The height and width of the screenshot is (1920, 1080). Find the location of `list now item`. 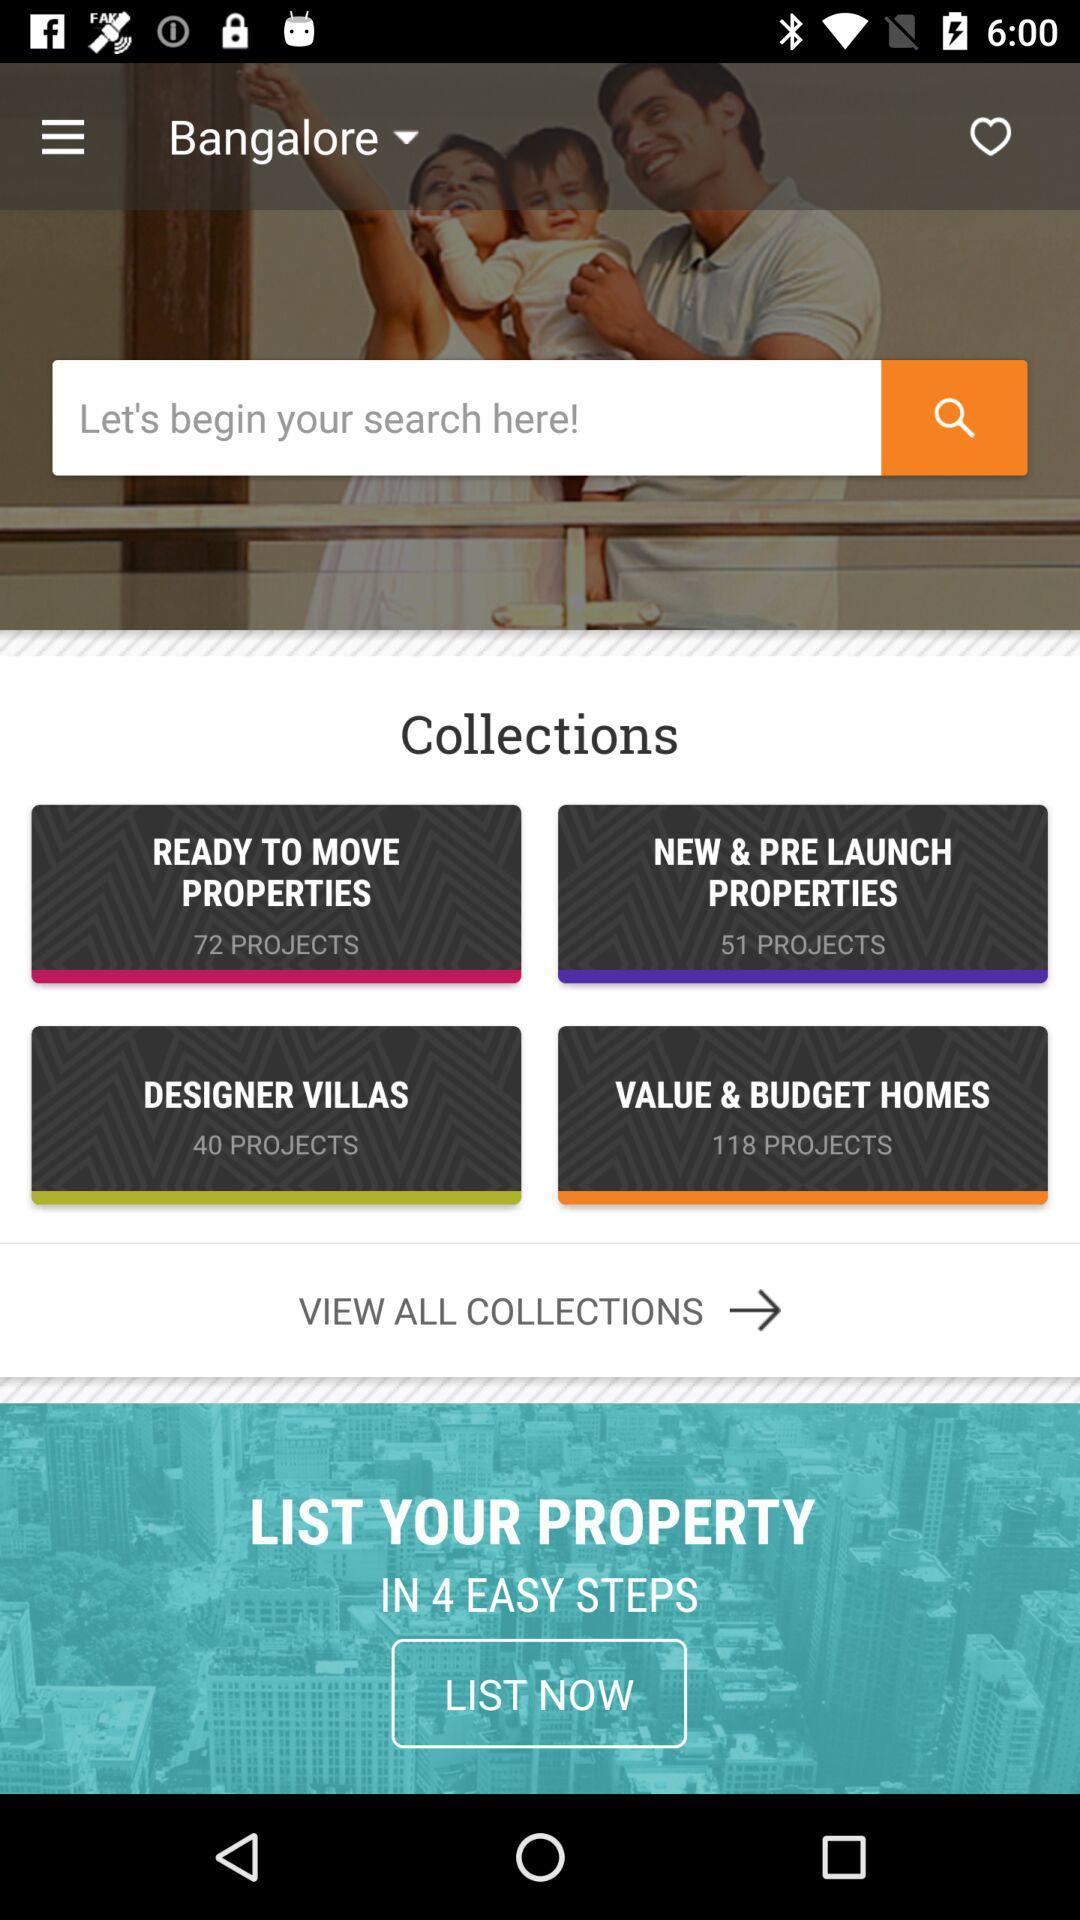

list now item is located at coordinates (538, 1692).